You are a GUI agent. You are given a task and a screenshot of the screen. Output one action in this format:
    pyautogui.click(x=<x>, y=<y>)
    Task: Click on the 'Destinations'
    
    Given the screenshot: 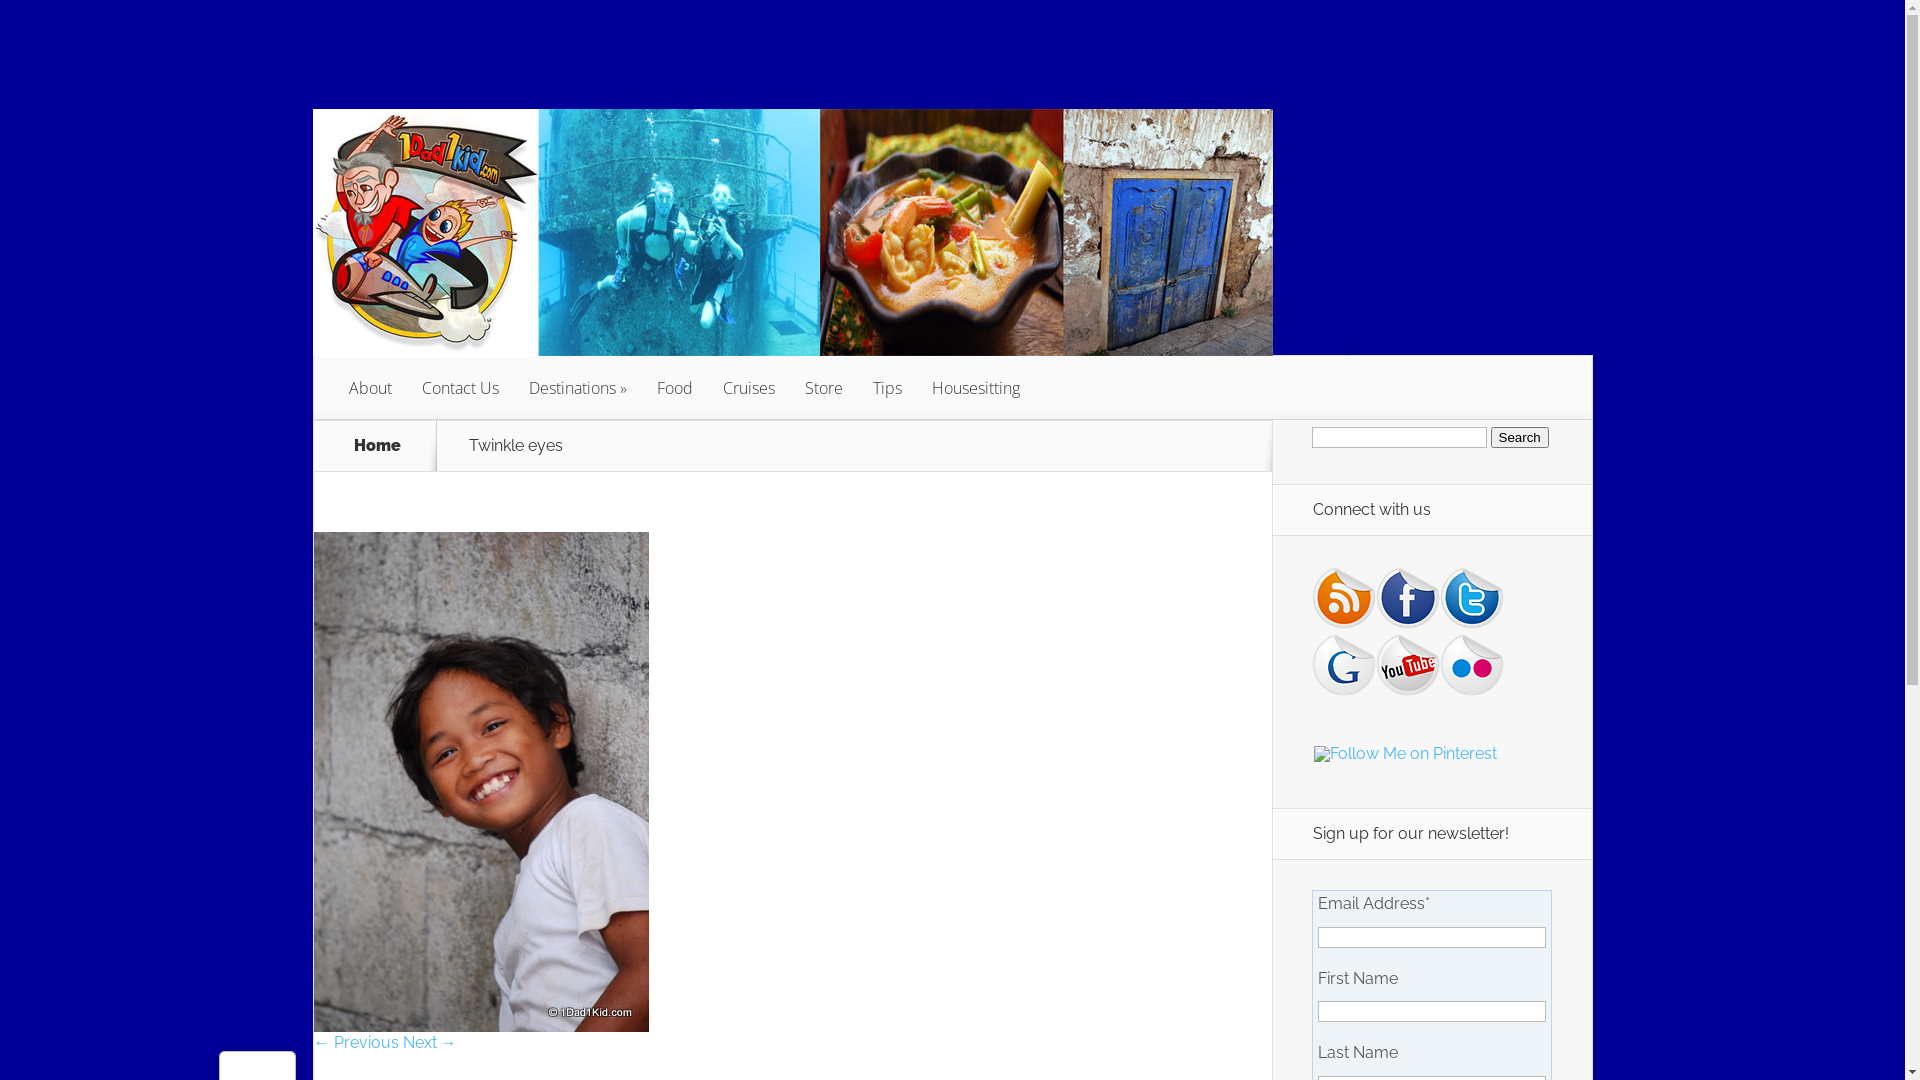 What is the action you would take?
    pyautogui.click(x=513, y=388)
    